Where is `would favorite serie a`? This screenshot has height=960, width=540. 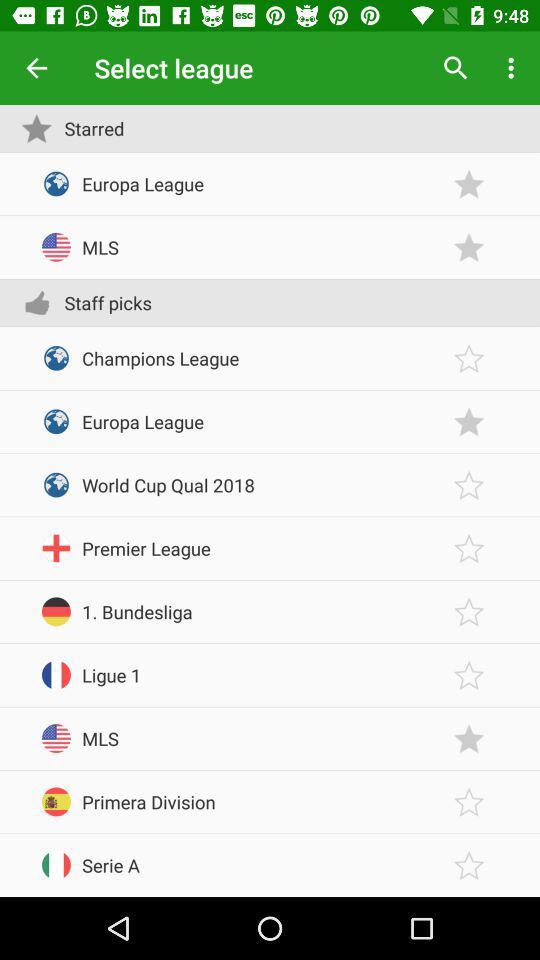 would favorite serie a is located at coordinates (469, 864).